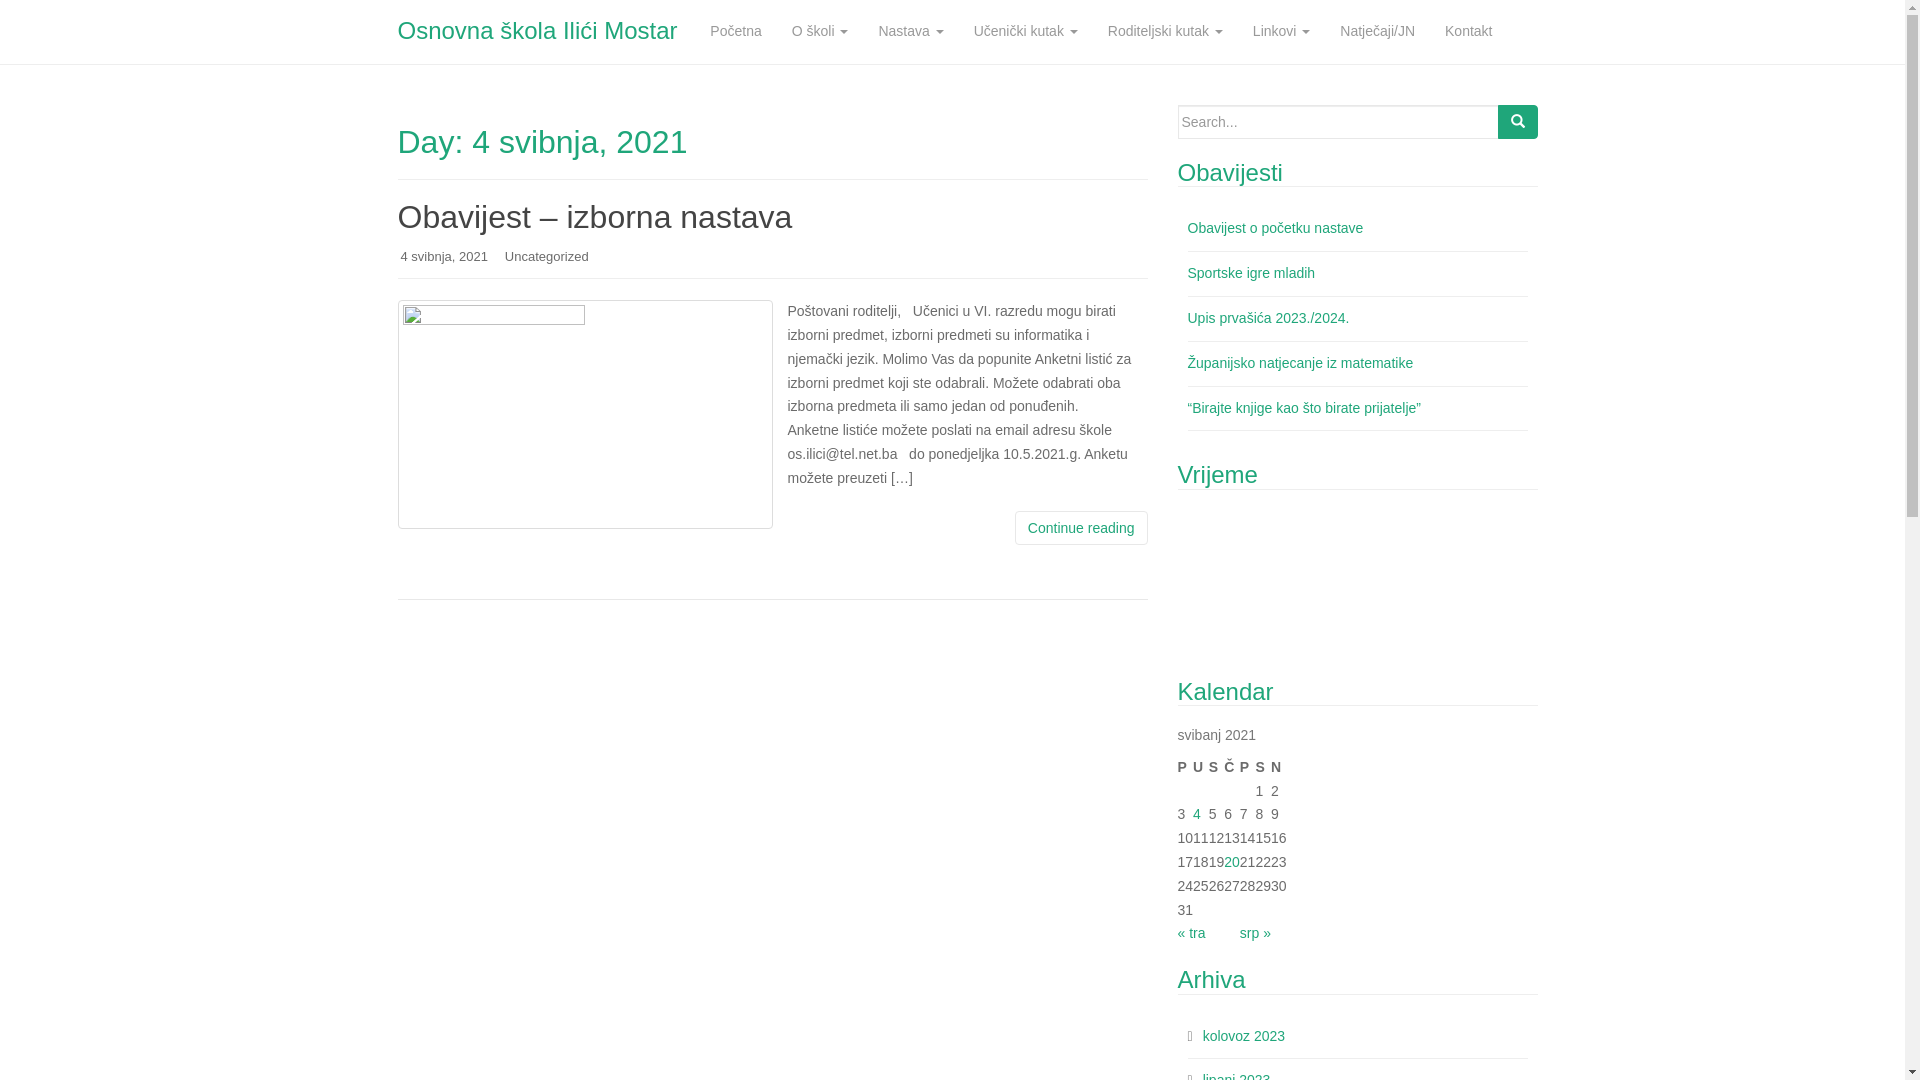 This screenshot has width=1920, height=1080. What do you see at coordinates (1080, 527) in the screenshot?
I see `'Continue reading'` at bounding box center [1080, 527].